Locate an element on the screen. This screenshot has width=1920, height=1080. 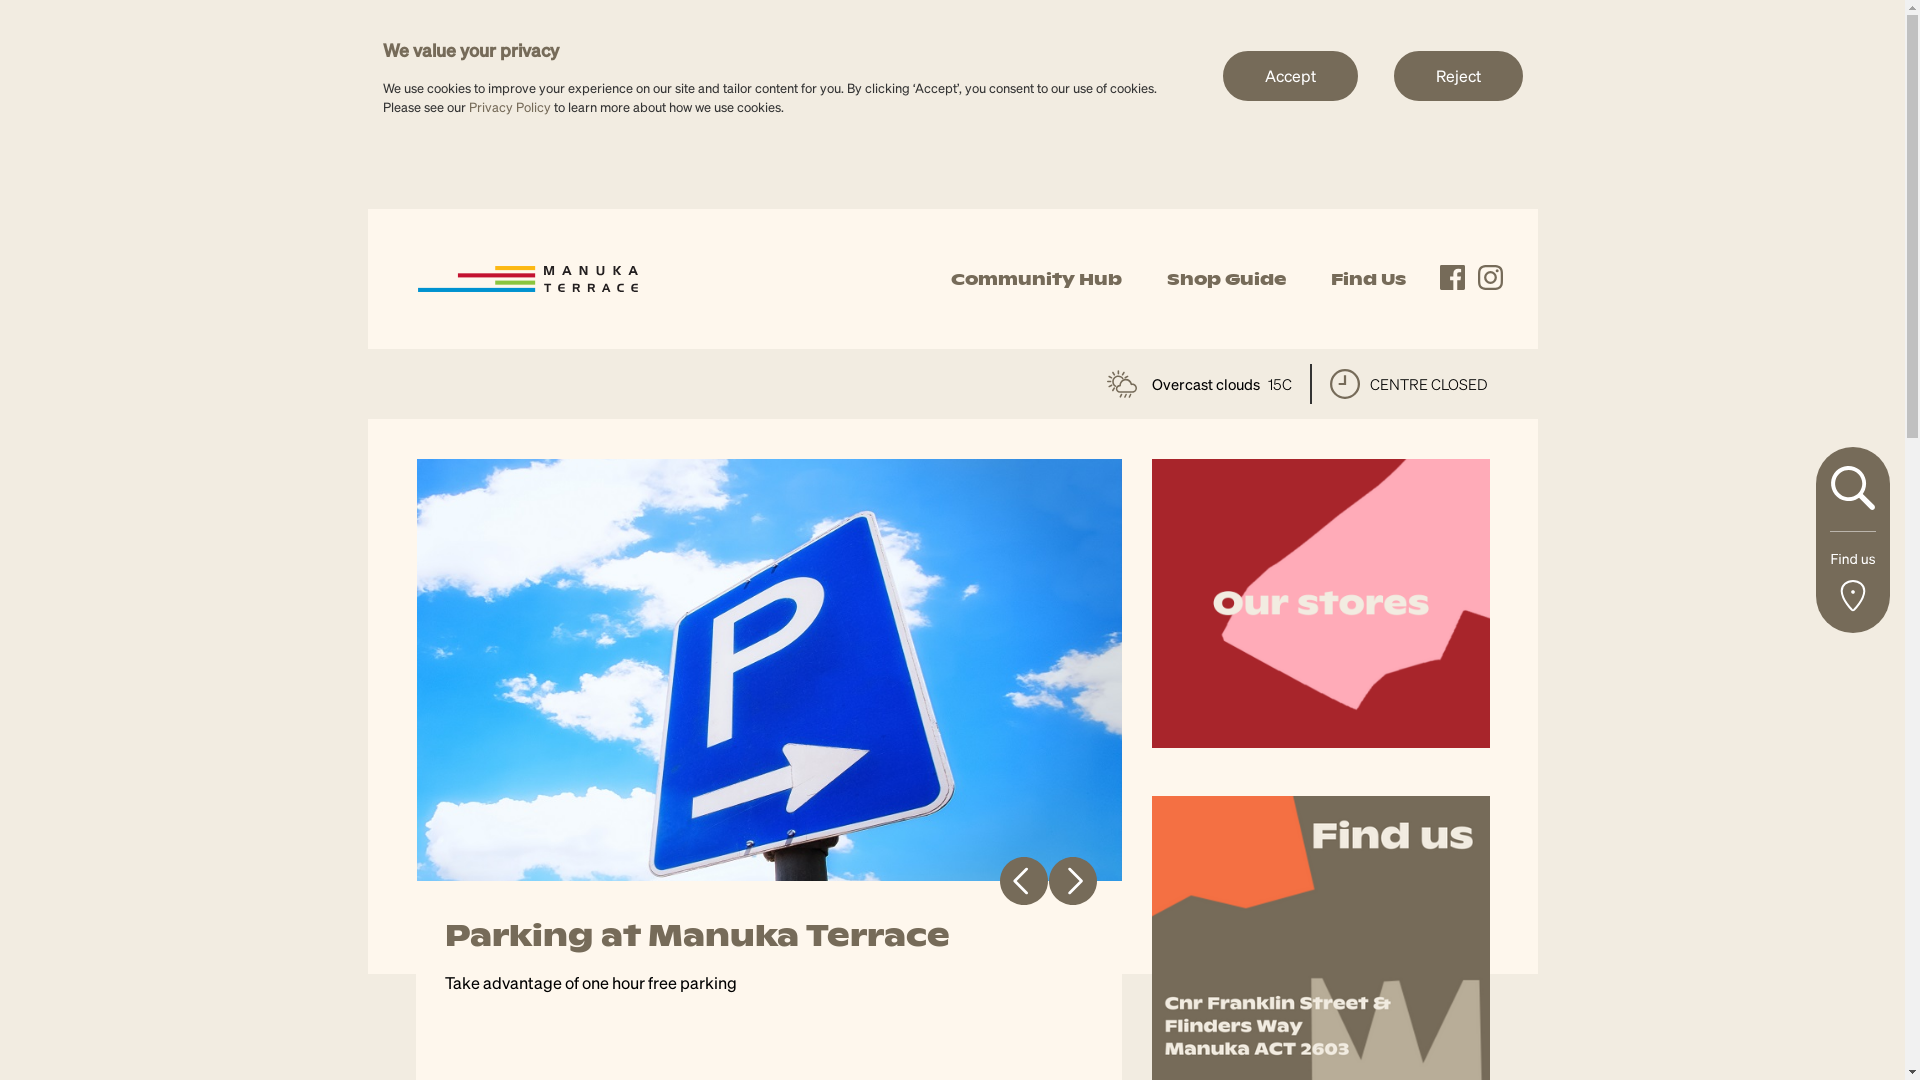
'facebook' is located at coordinates (1452, 277).